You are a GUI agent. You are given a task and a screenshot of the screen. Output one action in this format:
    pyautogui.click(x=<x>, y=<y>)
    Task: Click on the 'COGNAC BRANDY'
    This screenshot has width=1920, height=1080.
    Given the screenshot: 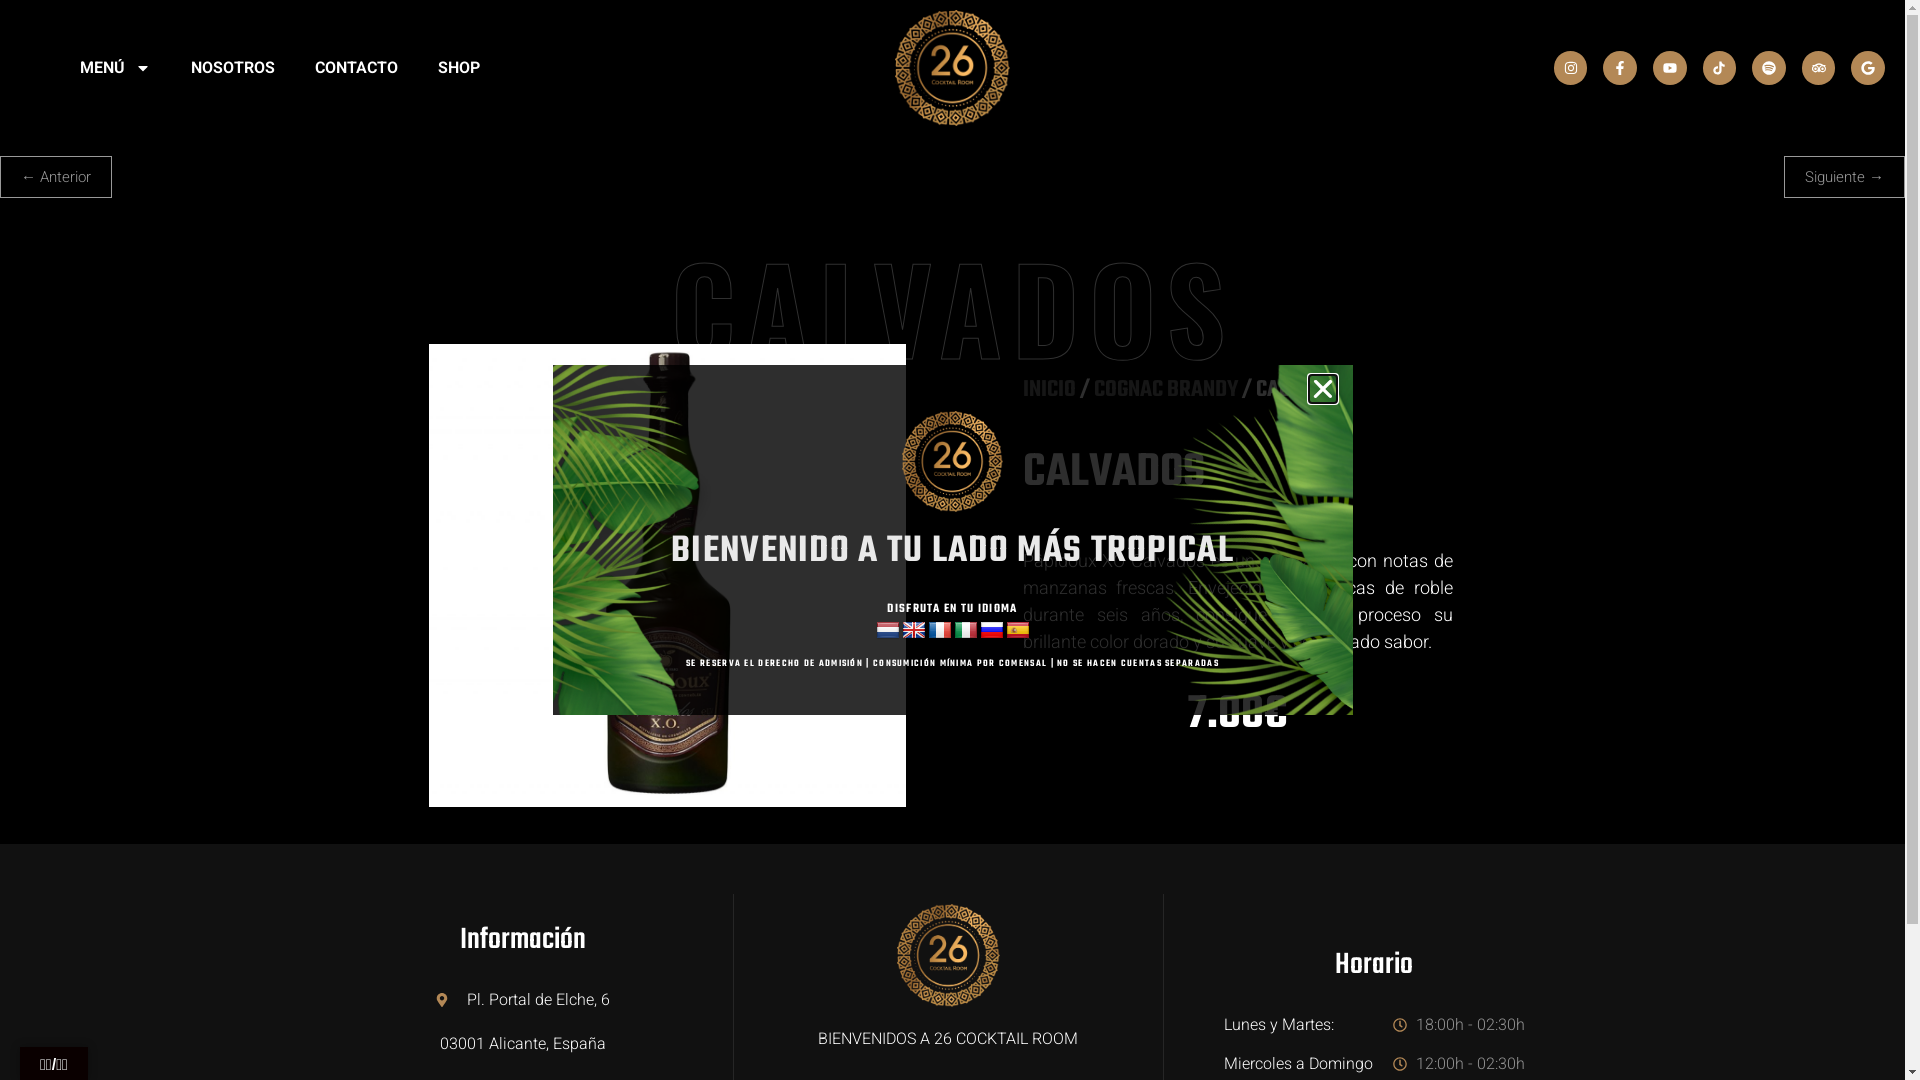 What is the action you would take?
    pyautogui.click(x=1166, y=389)
    